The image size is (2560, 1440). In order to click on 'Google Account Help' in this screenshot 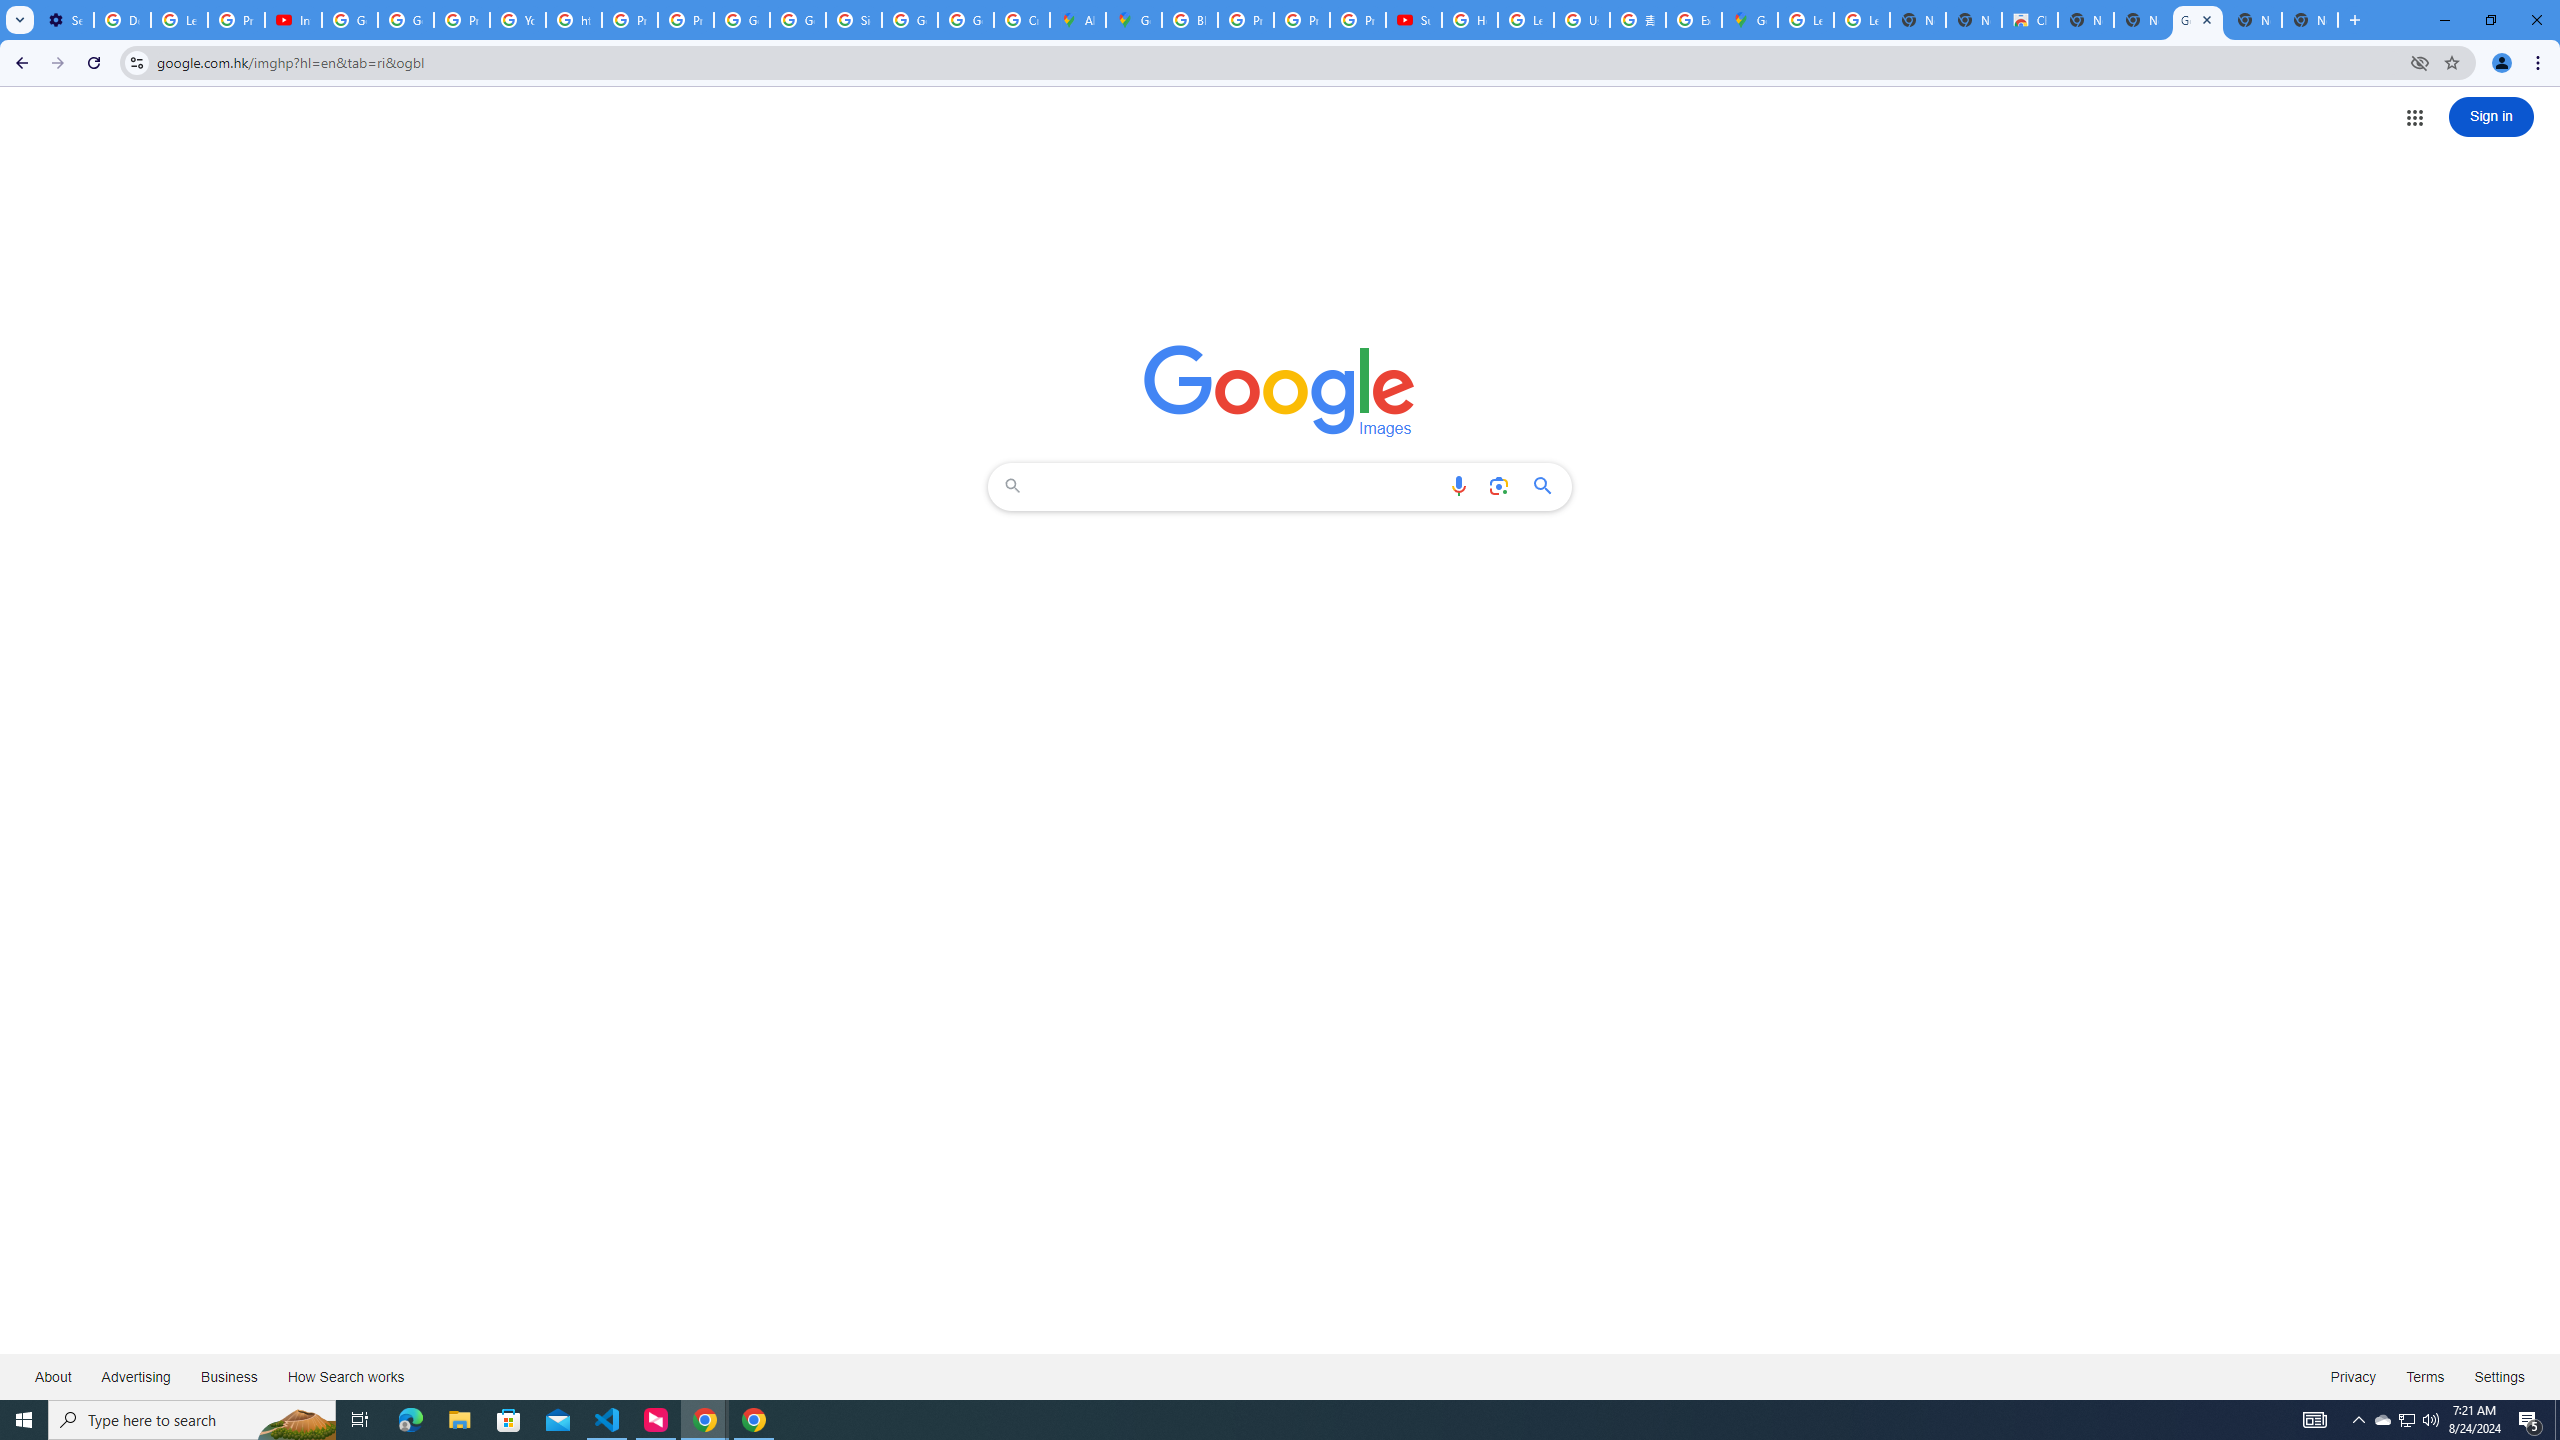, I will do `click(348, 19)`.